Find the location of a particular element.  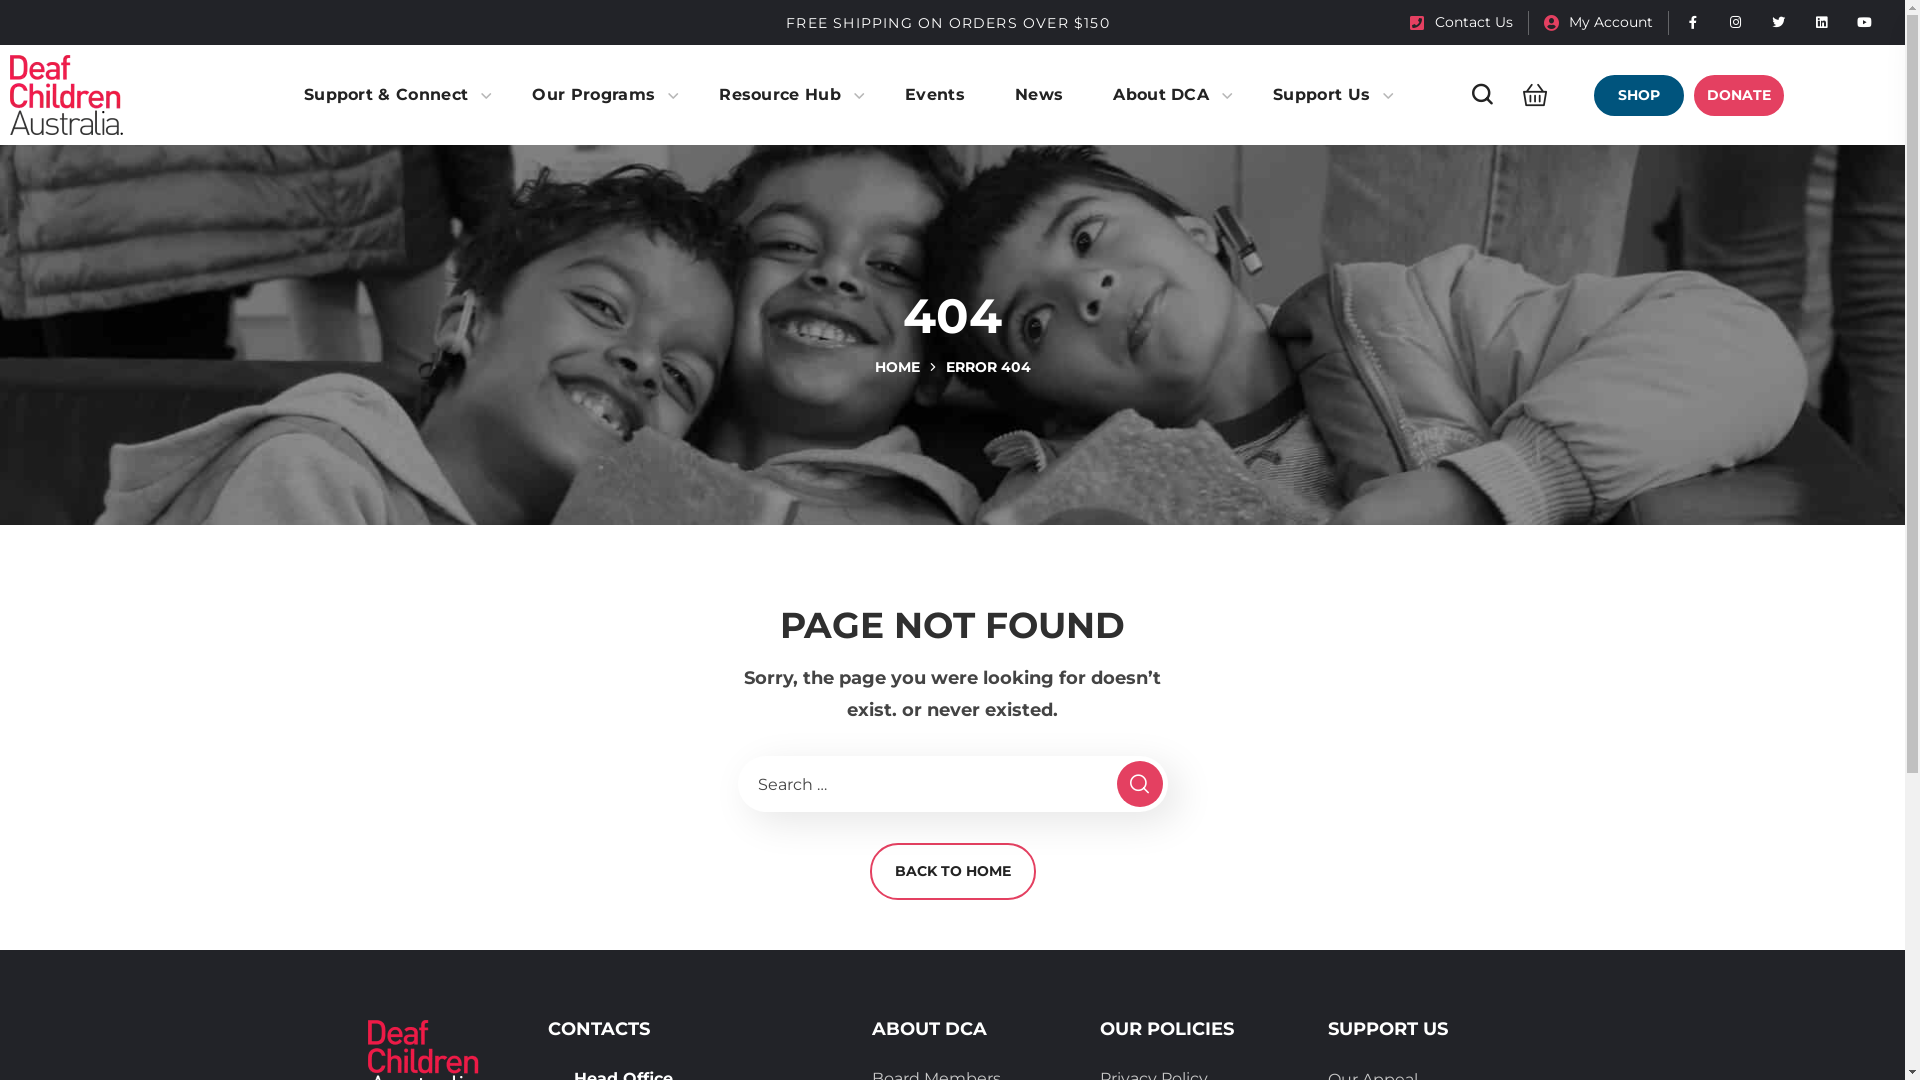

'Instagram' is located at coordinates (1716, 23).